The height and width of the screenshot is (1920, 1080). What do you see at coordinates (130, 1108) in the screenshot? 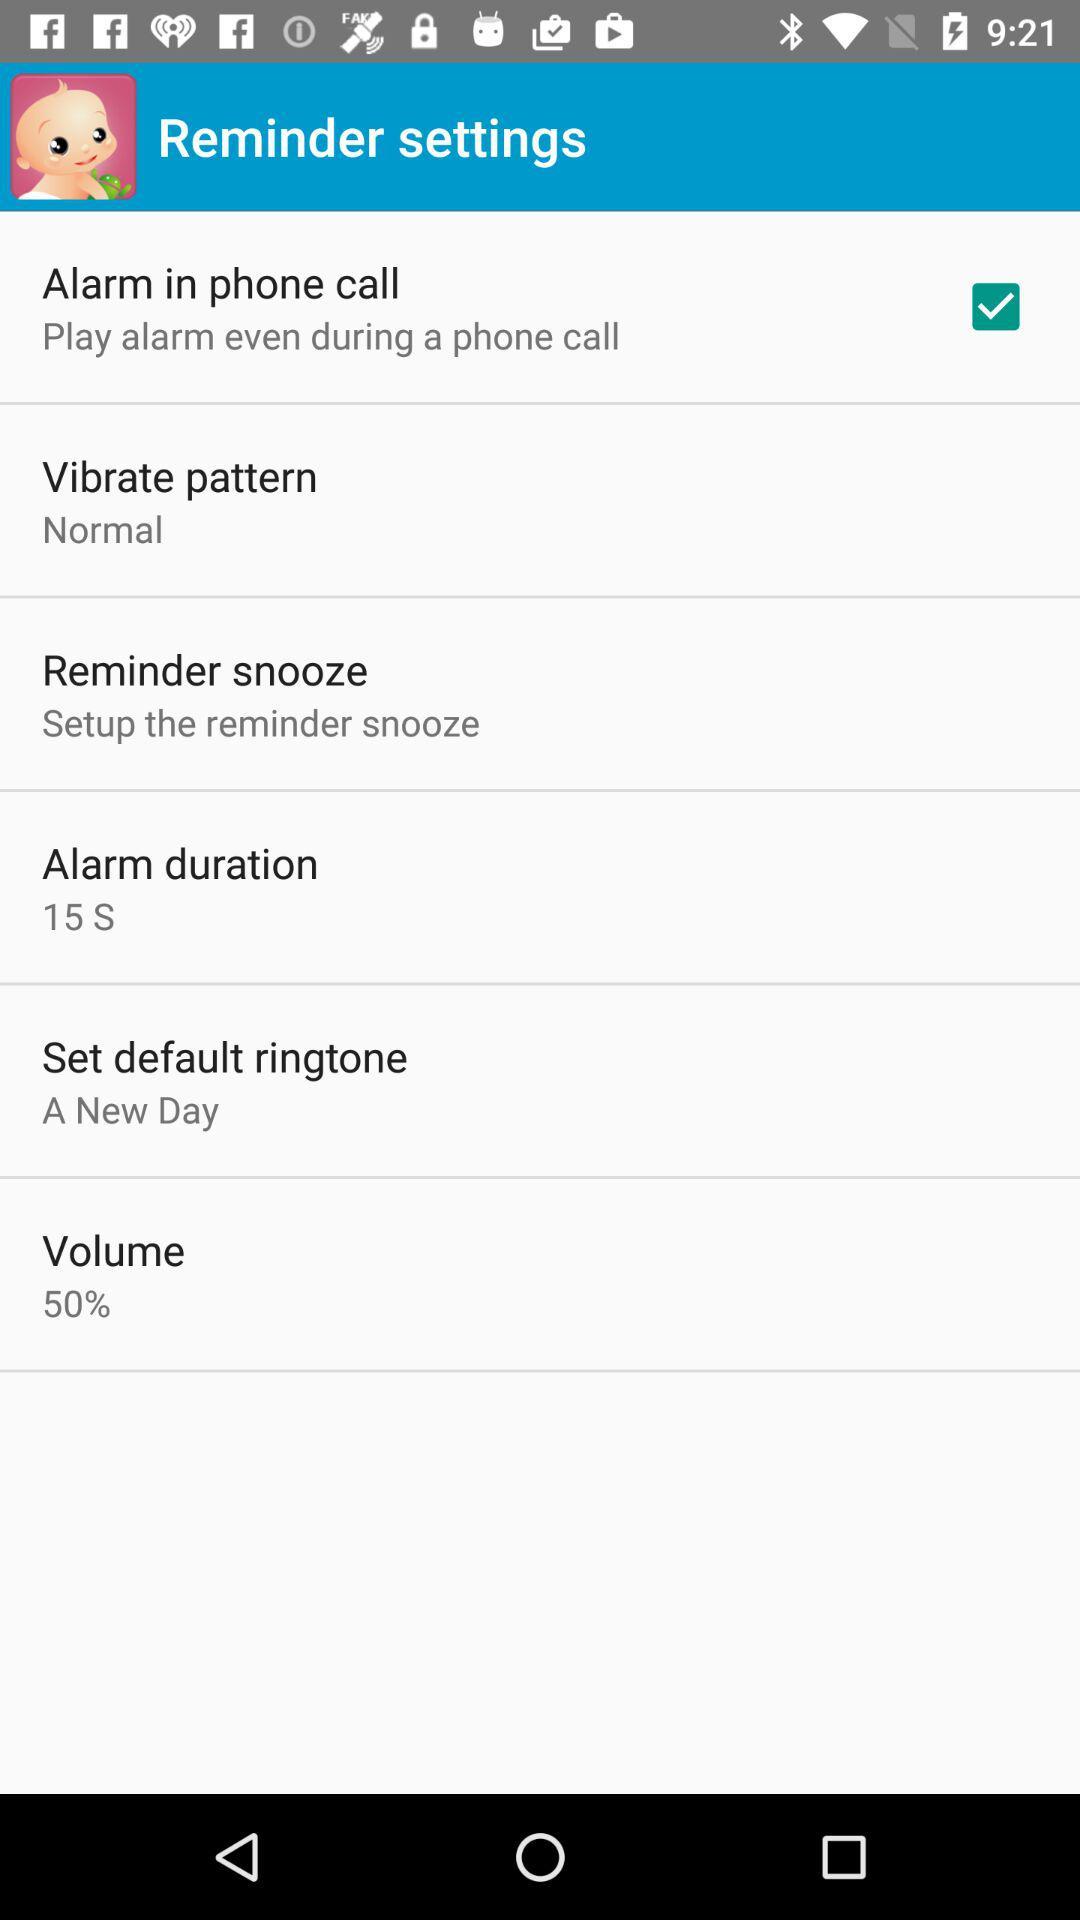
I see `the item above volume item` at bounding box center [130, 1108].